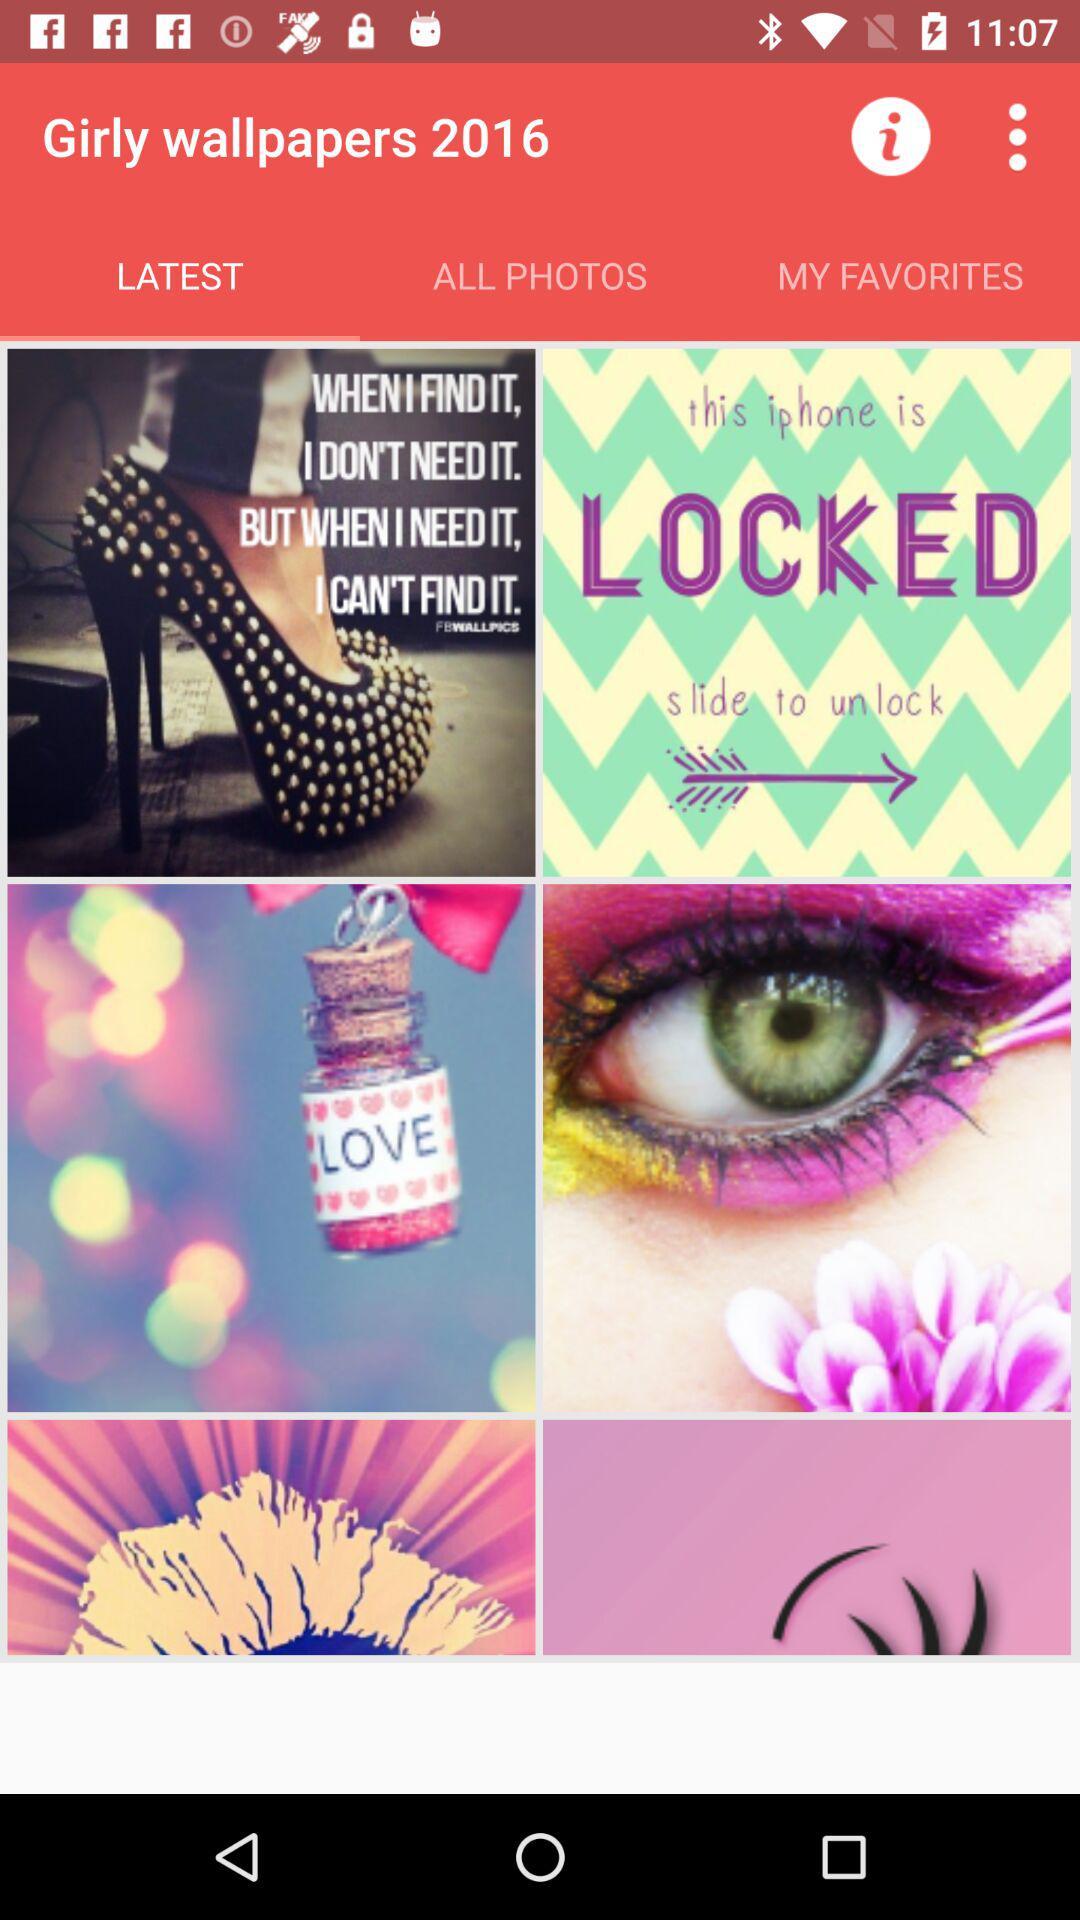  What do you see at coordinates (890, 135) in the screenshot?
I see `the app next to all photos app` at bounding box center [890, 135].